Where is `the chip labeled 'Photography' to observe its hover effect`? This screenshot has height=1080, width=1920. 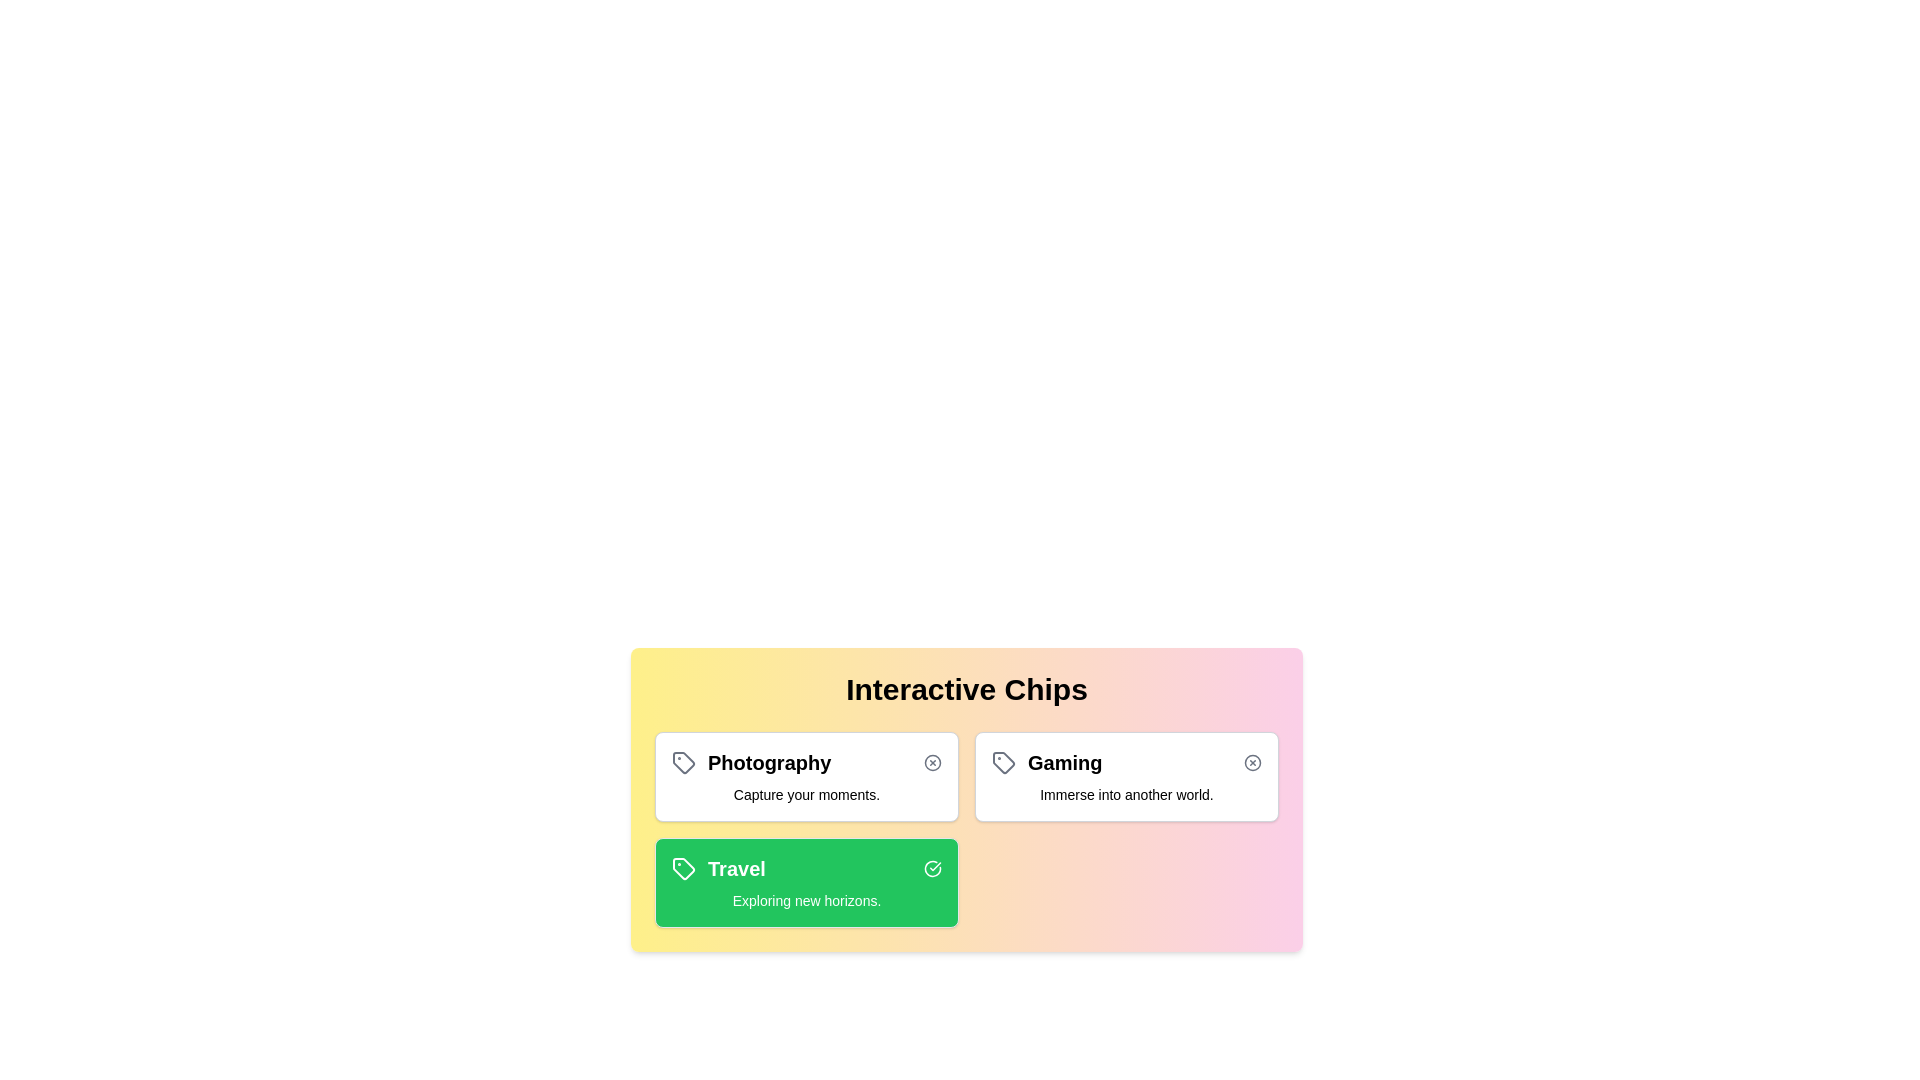 the chip labeled 'Photography' to observe its hover effect is located at coordinates (806, 775).